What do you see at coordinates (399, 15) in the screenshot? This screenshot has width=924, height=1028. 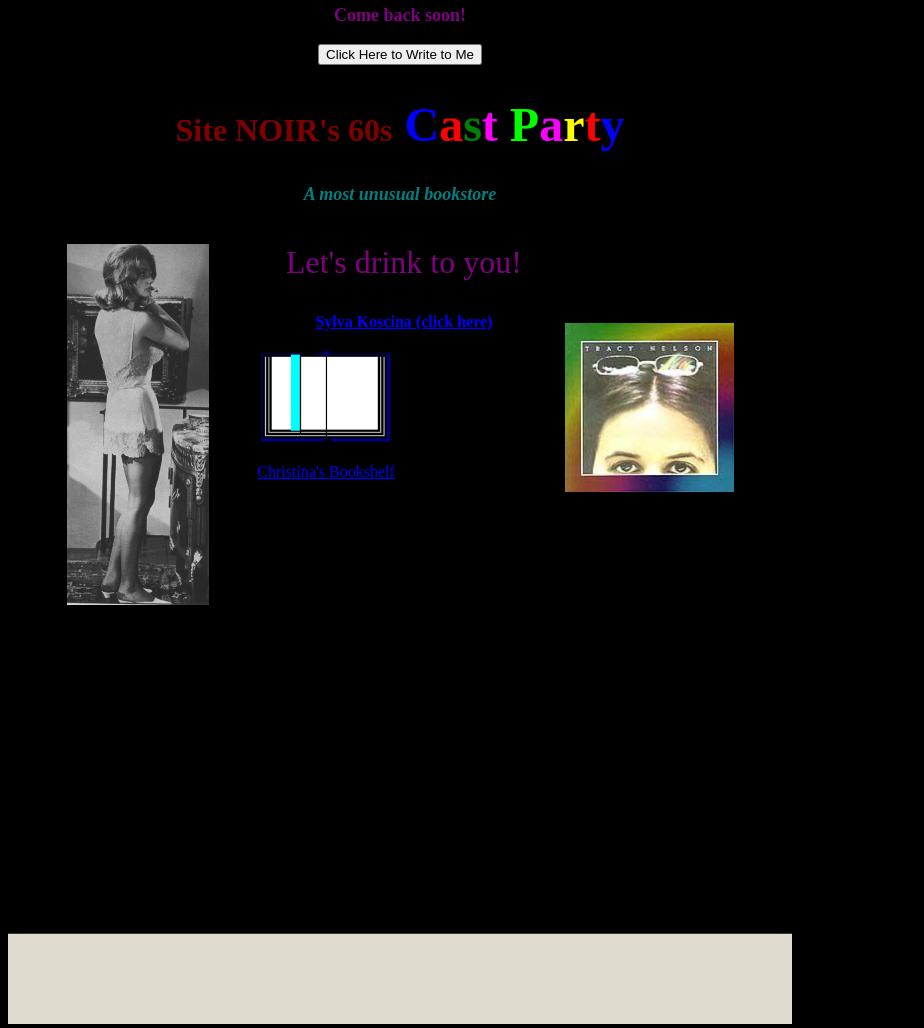 I see `'Come back soon!'` at bounding box center [399, 15].